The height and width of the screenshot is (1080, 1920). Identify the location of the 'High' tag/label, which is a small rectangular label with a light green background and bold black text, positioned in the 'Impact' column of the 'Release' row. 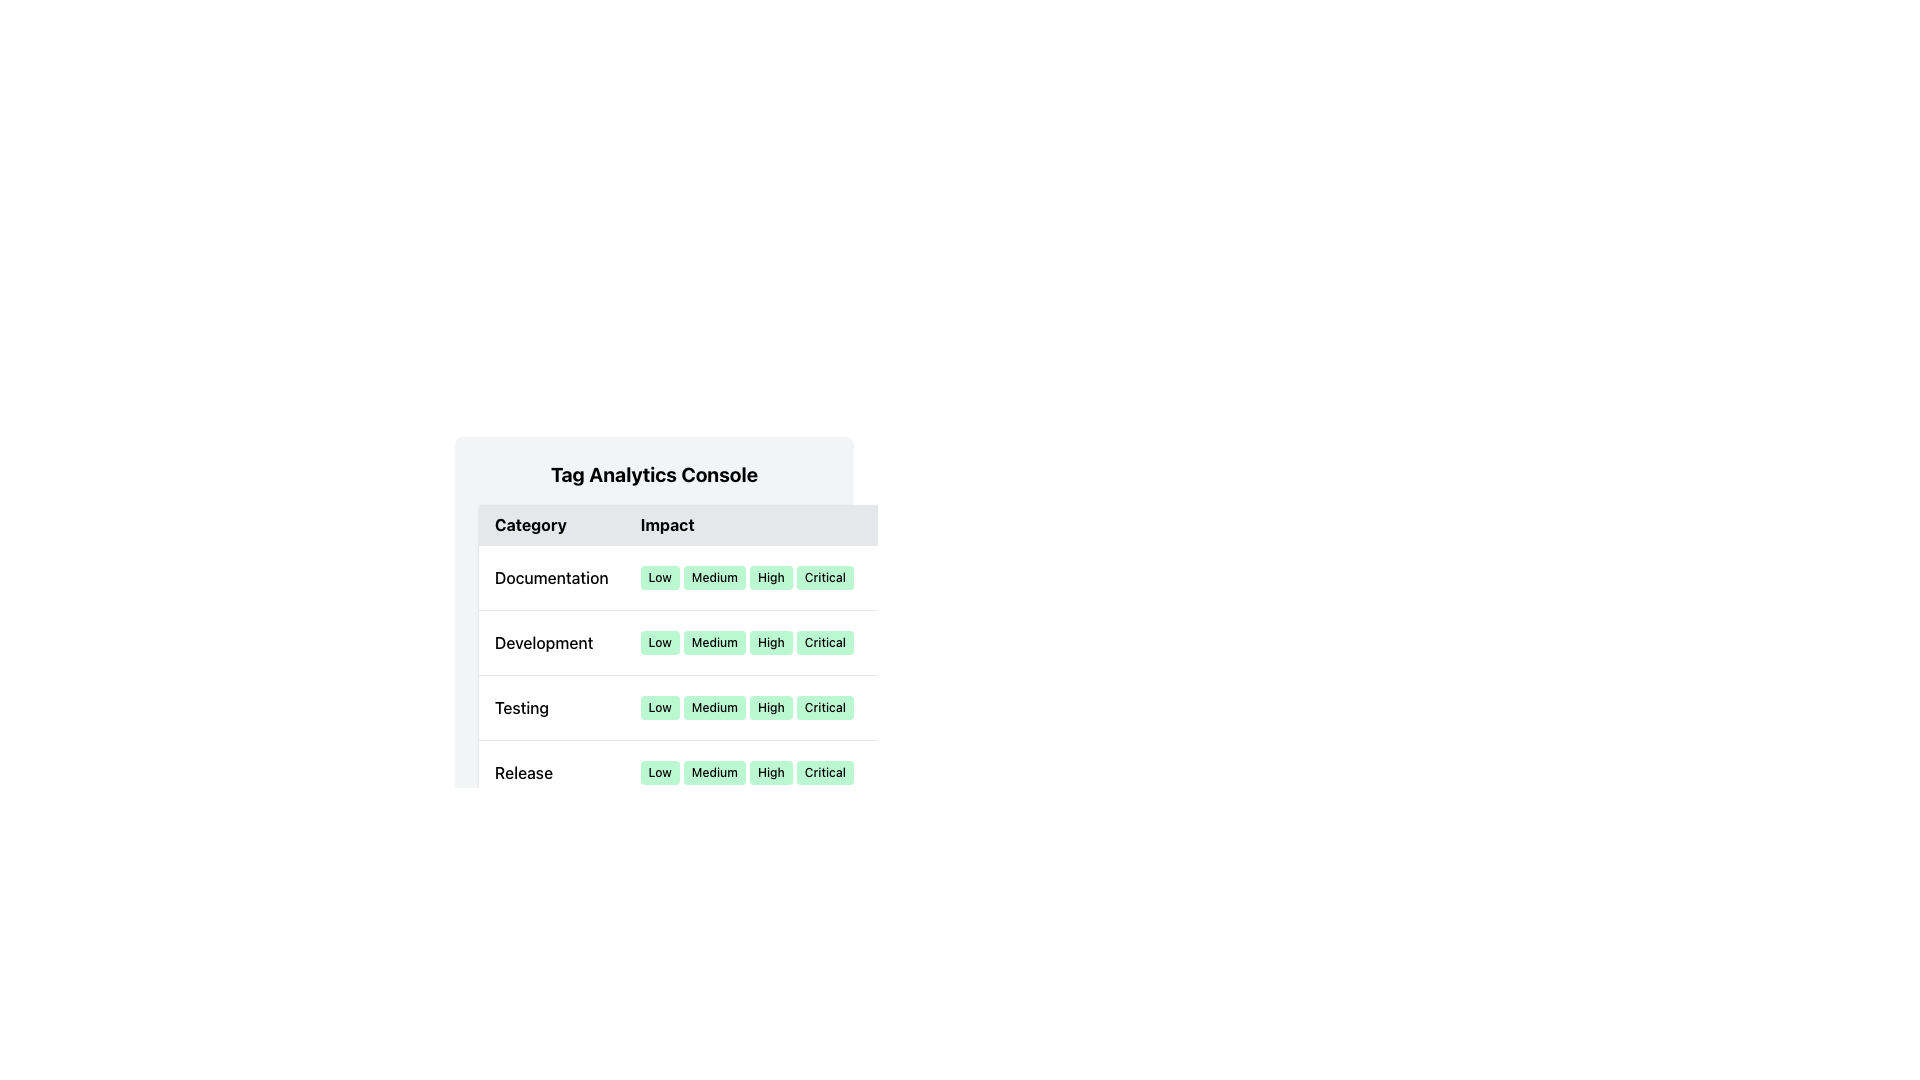
(770, 771).